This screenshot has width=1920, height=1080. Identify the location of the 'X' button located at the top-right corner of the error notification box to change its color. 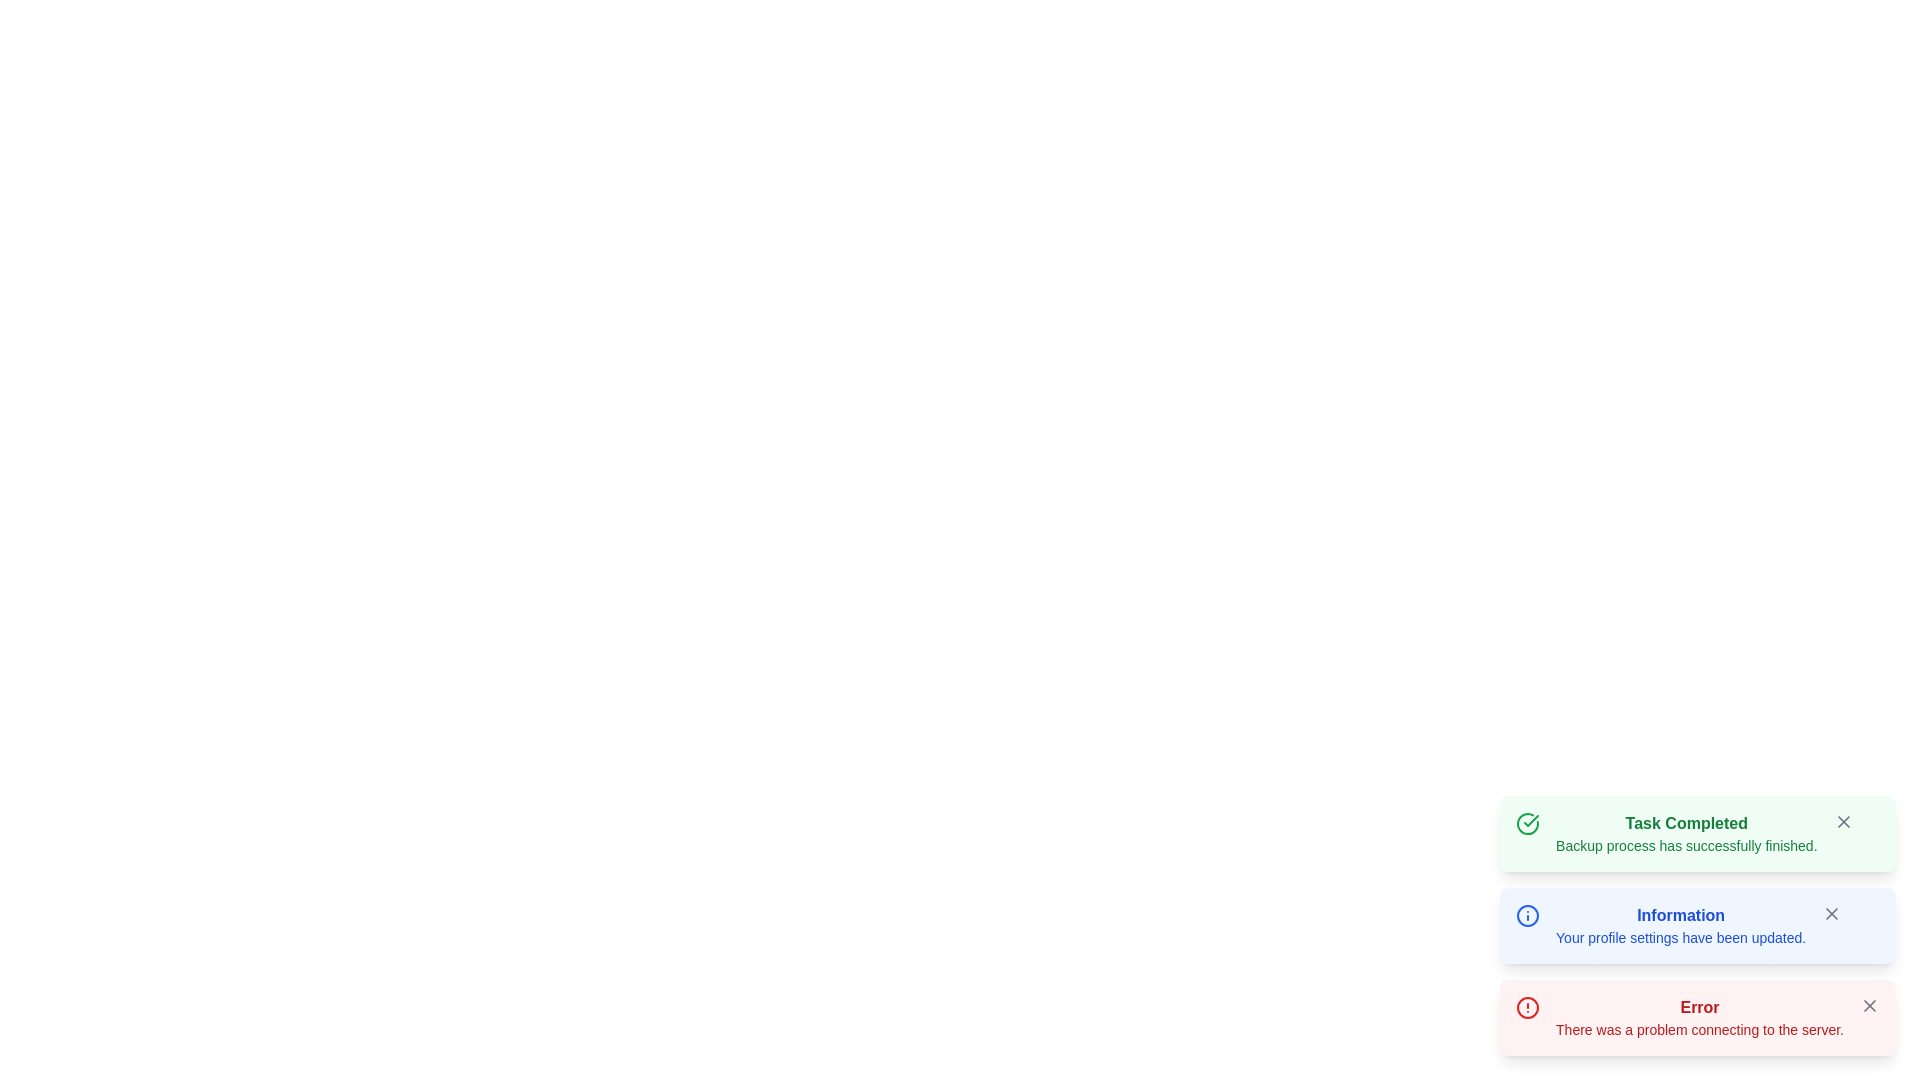
(1869, 1006).